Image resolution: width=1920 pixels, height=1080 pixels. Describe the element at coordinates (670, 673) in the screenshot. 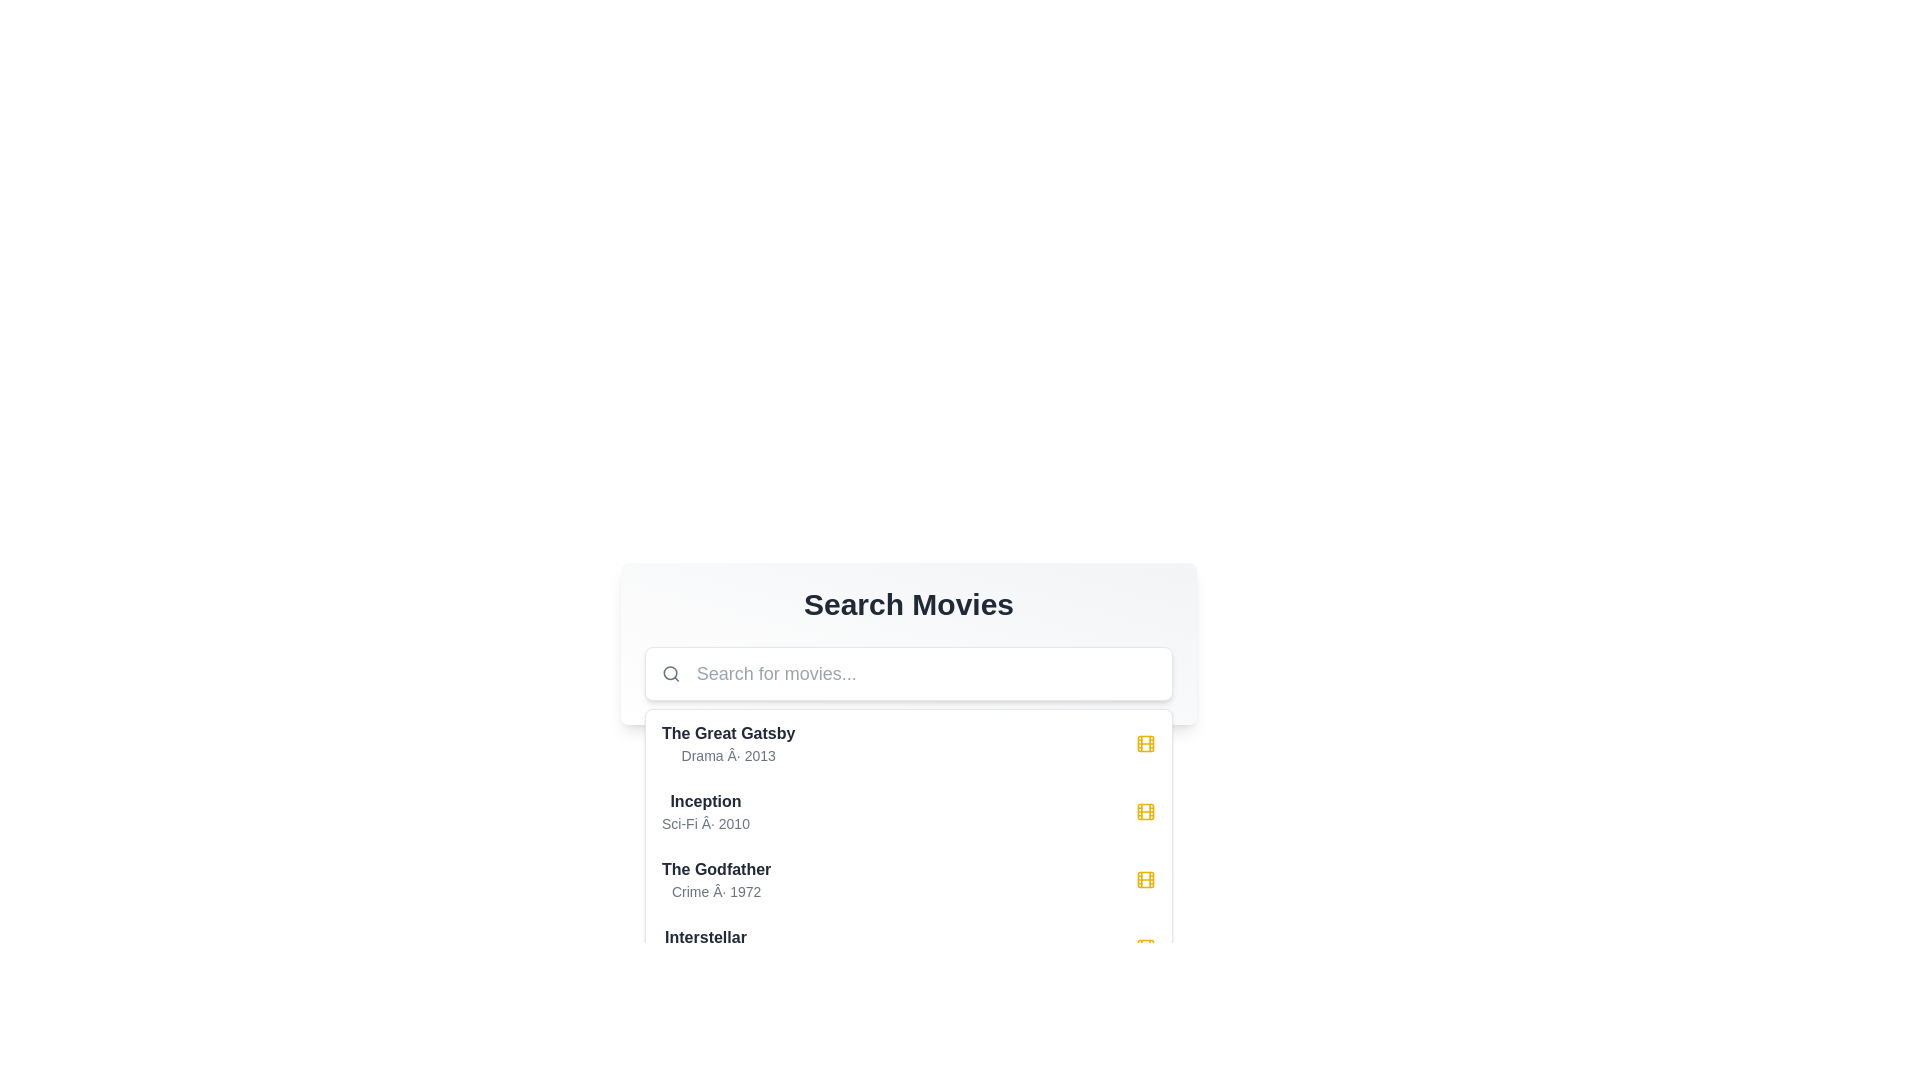

I see `the search field by clicking on the decorative circle icon that represents the magnifier's lens within the search icon, located centrally below the 'Search Movies' title` at that location.